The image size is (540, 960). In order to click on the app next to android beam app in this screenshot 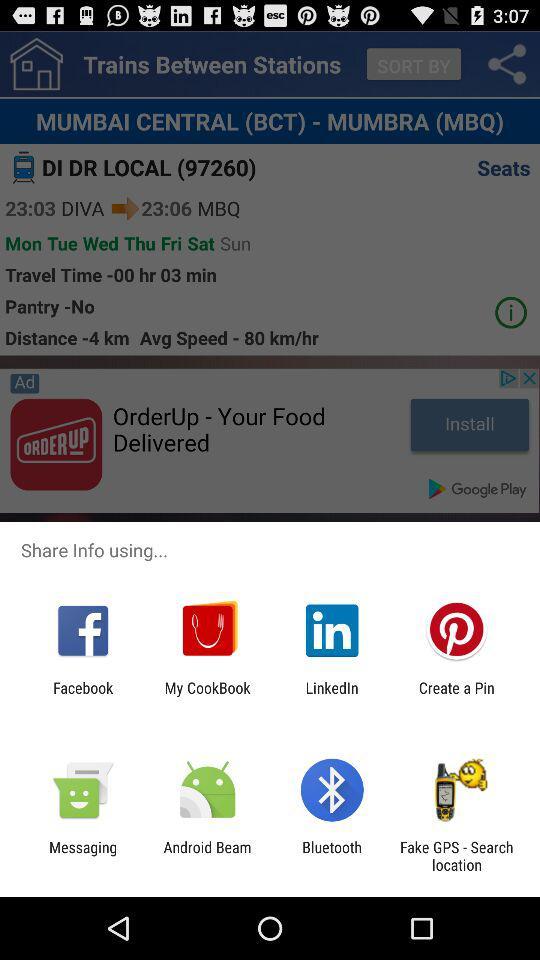, I will do `click(332, 855)`.